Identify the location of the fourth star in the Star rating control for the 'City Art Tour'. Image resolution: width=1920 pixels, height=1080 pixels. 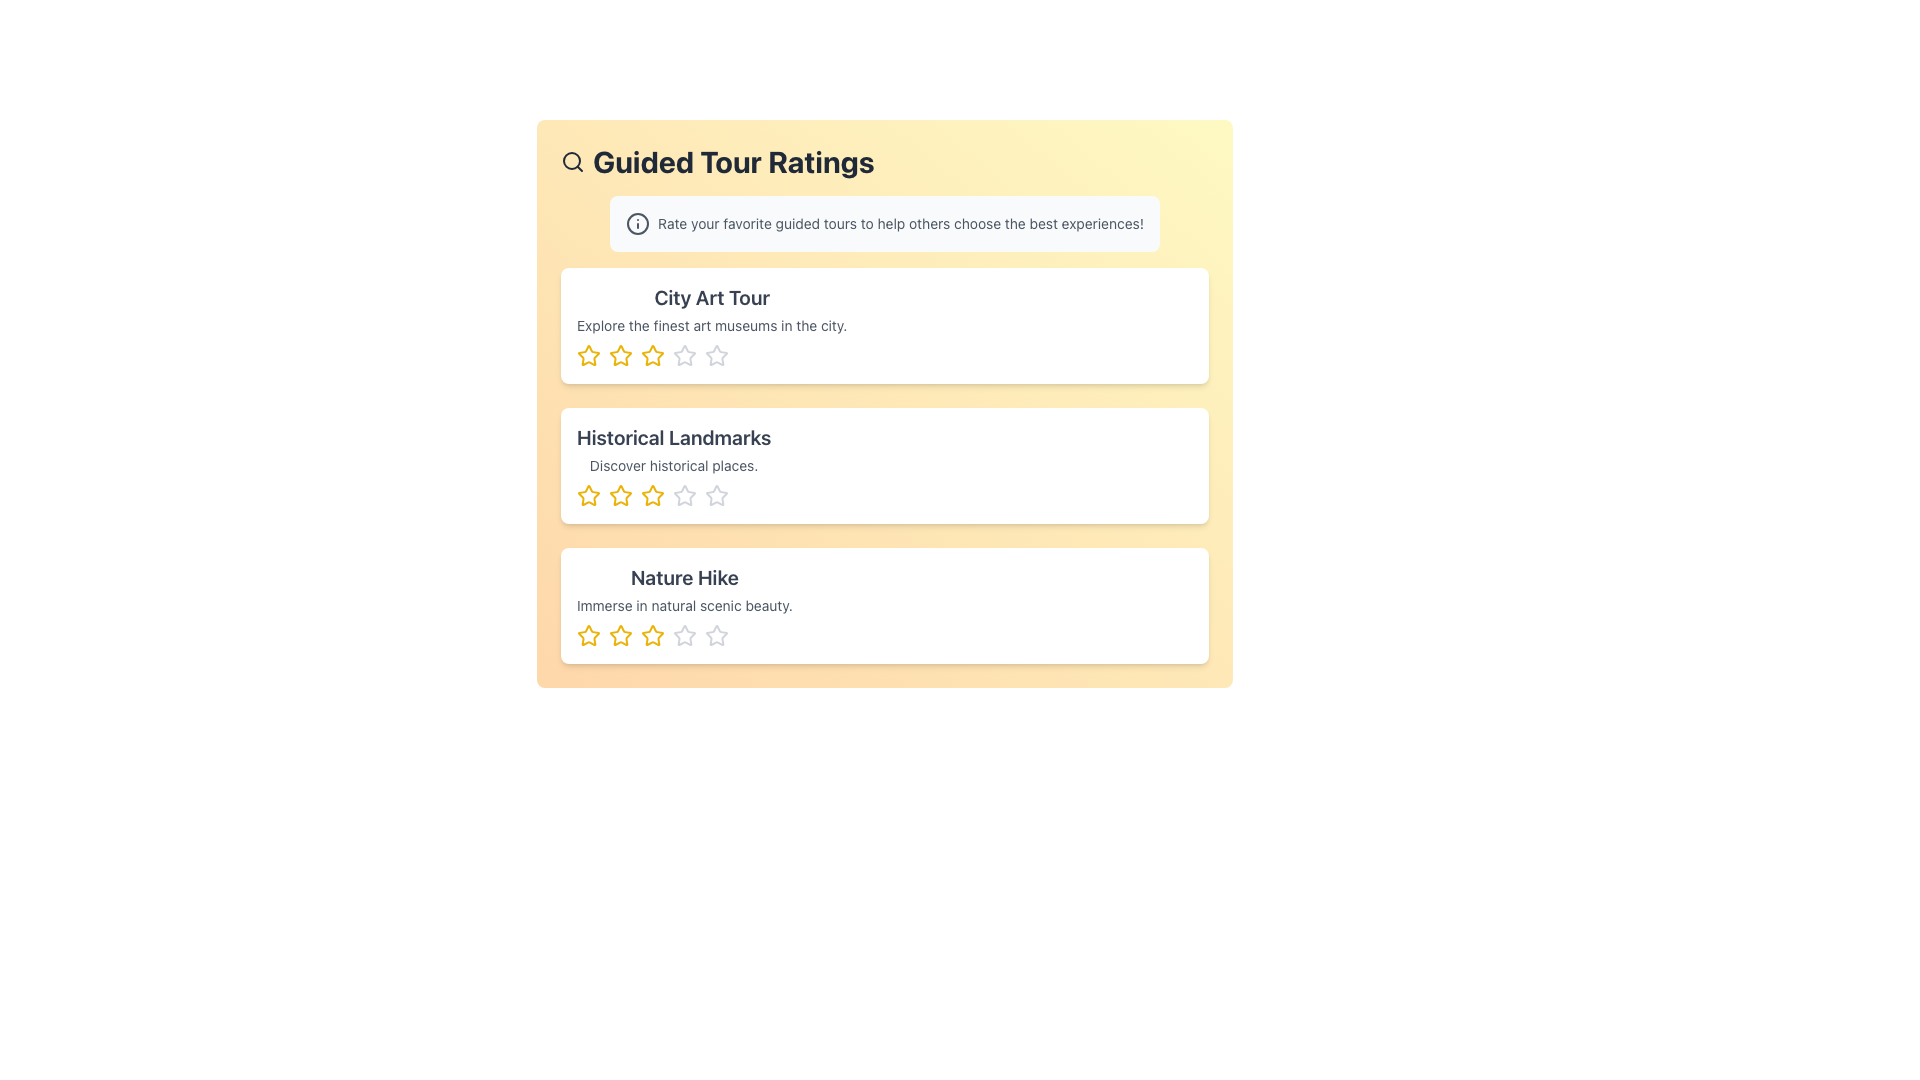
(716, 354).